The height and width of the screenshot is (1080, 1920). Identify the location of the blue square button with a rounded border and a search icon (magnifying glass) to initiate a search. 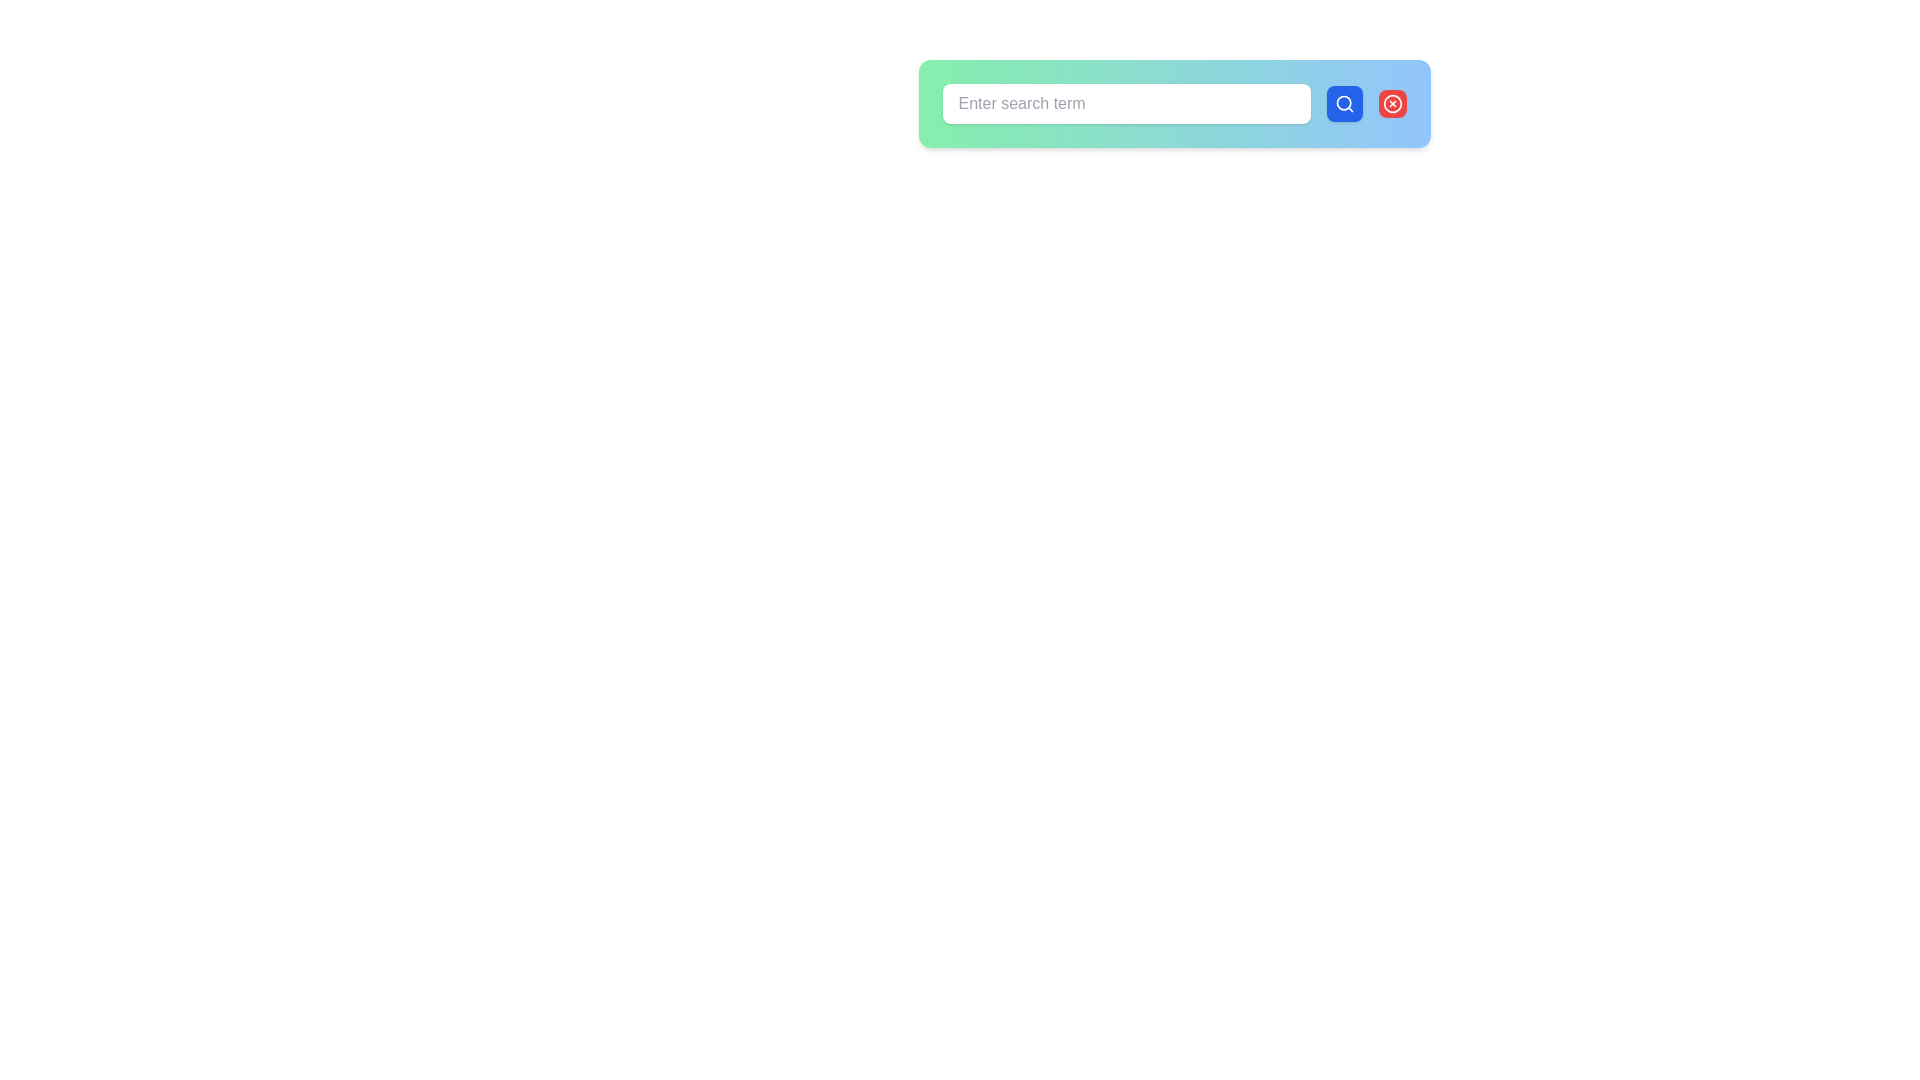
(1344, 104).